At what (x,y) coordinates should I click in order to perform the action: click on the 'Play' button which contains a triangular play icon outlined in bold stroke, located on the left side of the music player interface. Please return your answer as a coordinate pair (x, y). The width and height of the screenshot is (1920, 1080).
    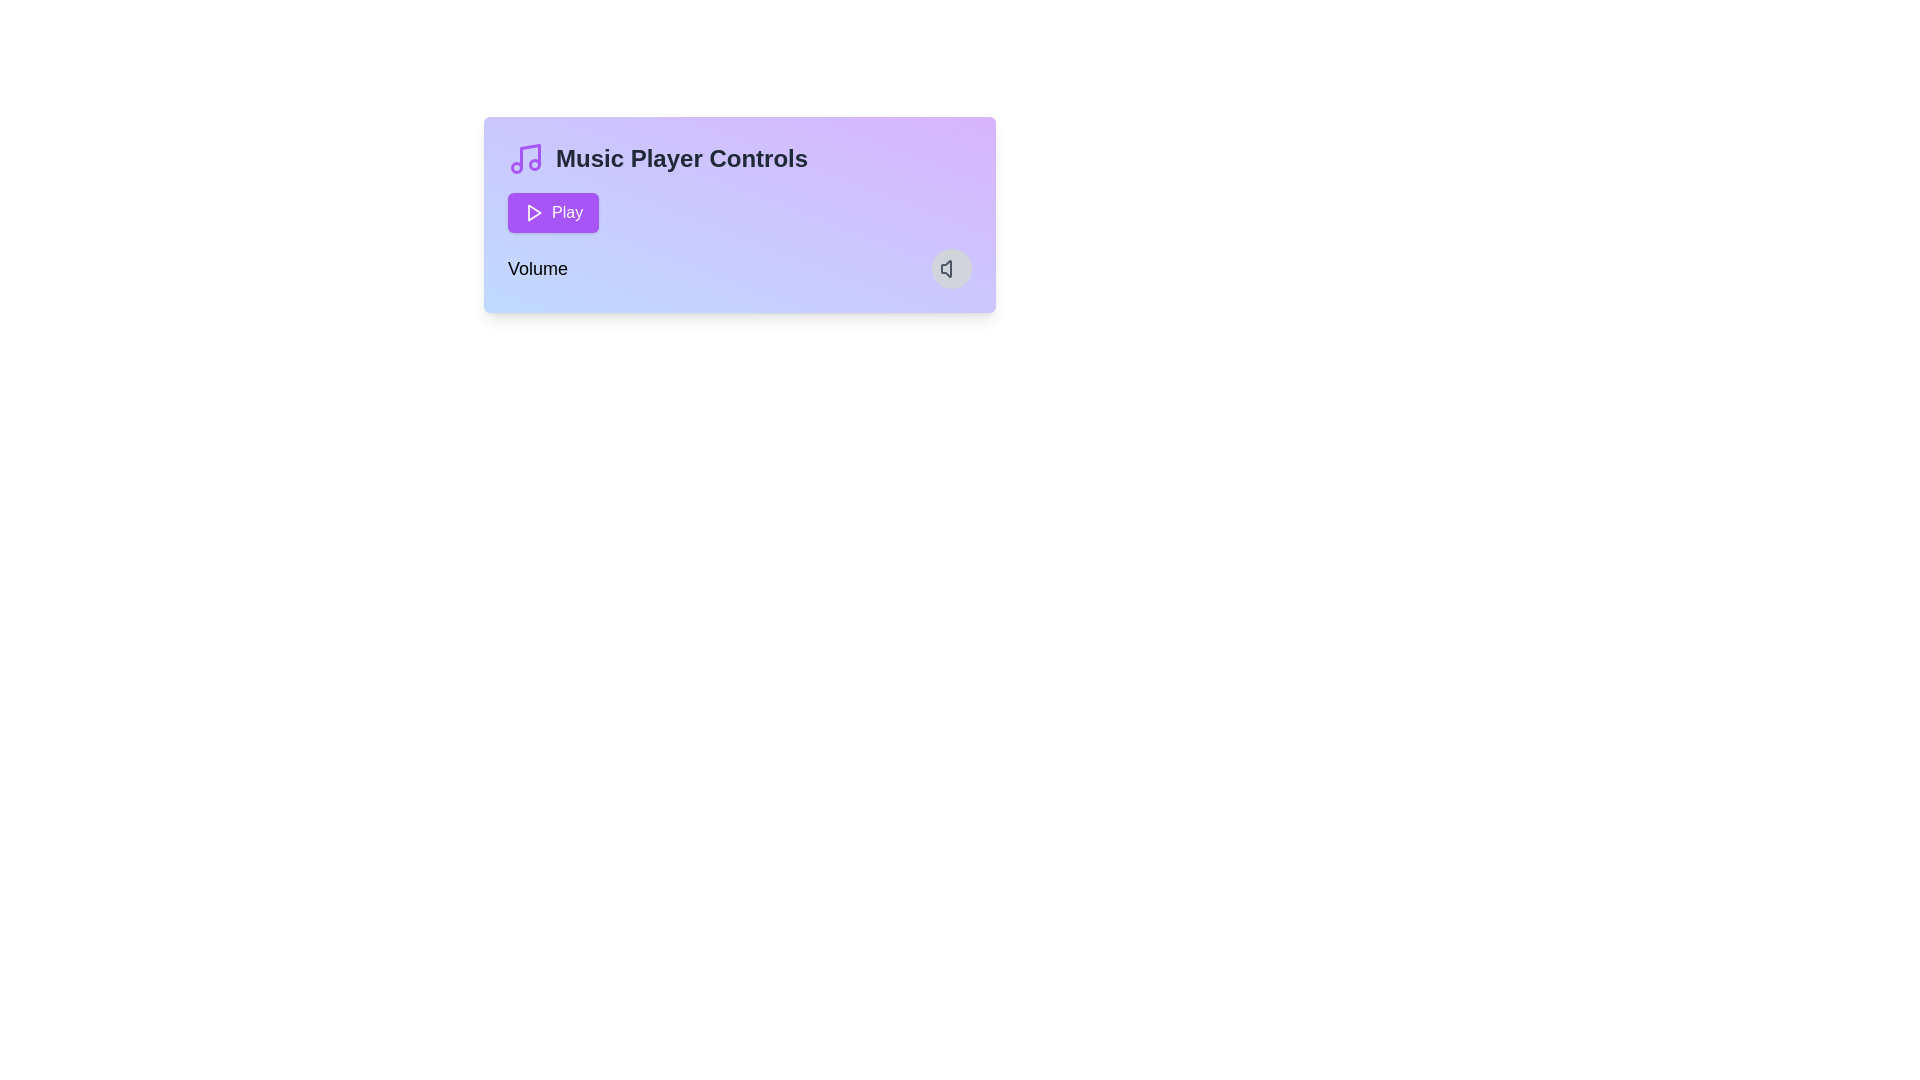
    Looking at the image, I should click on (533, 212).